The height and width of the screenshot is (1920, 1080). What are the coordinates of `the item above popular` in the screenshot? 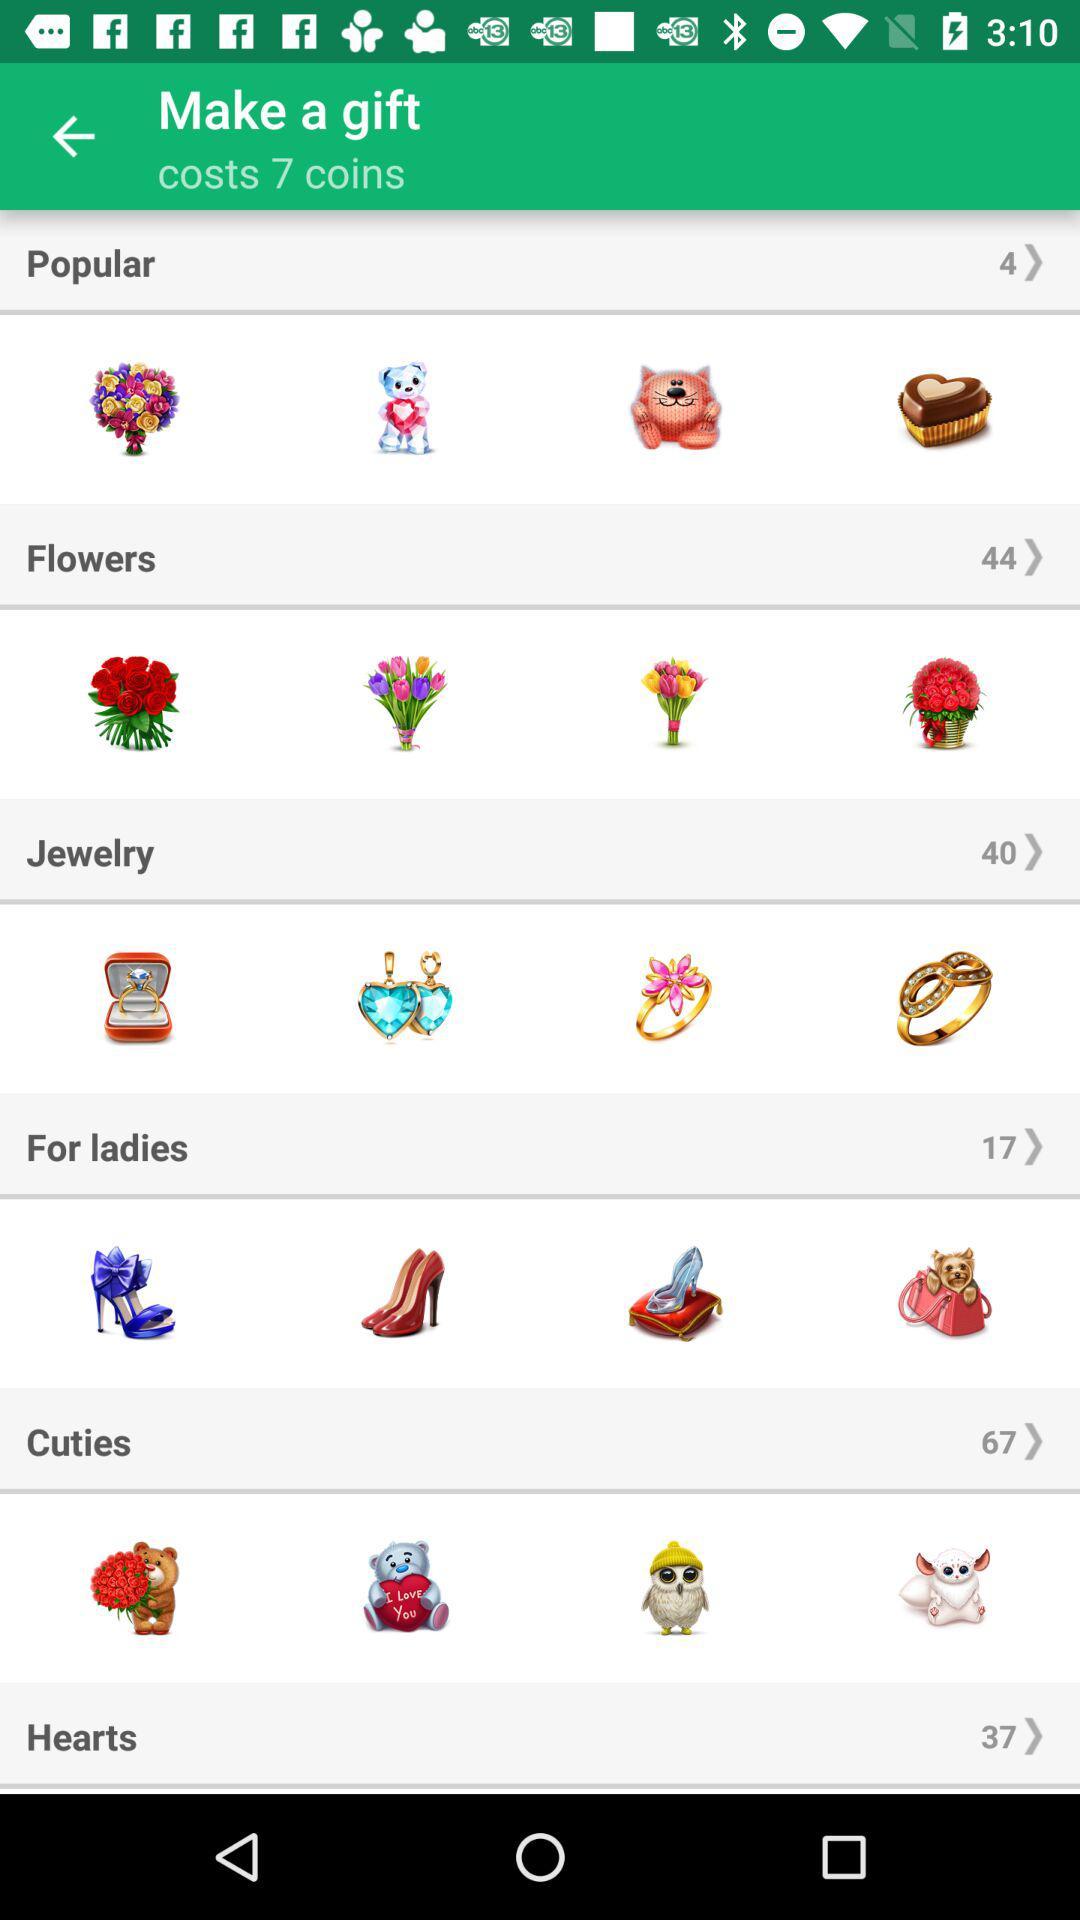 It's located at (72, 135).